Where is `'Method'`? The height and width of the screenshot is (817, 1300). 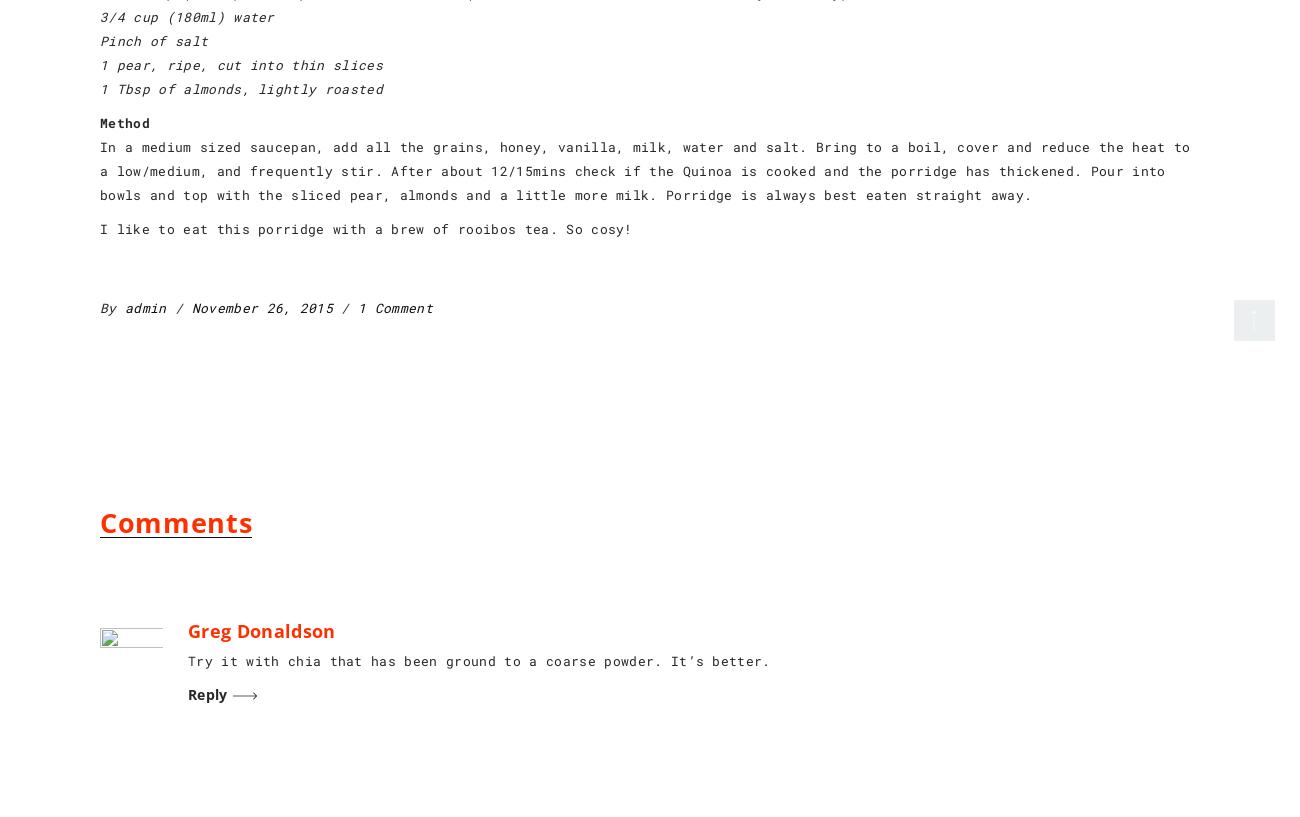 'Method' is located at coordinates (123, 123).